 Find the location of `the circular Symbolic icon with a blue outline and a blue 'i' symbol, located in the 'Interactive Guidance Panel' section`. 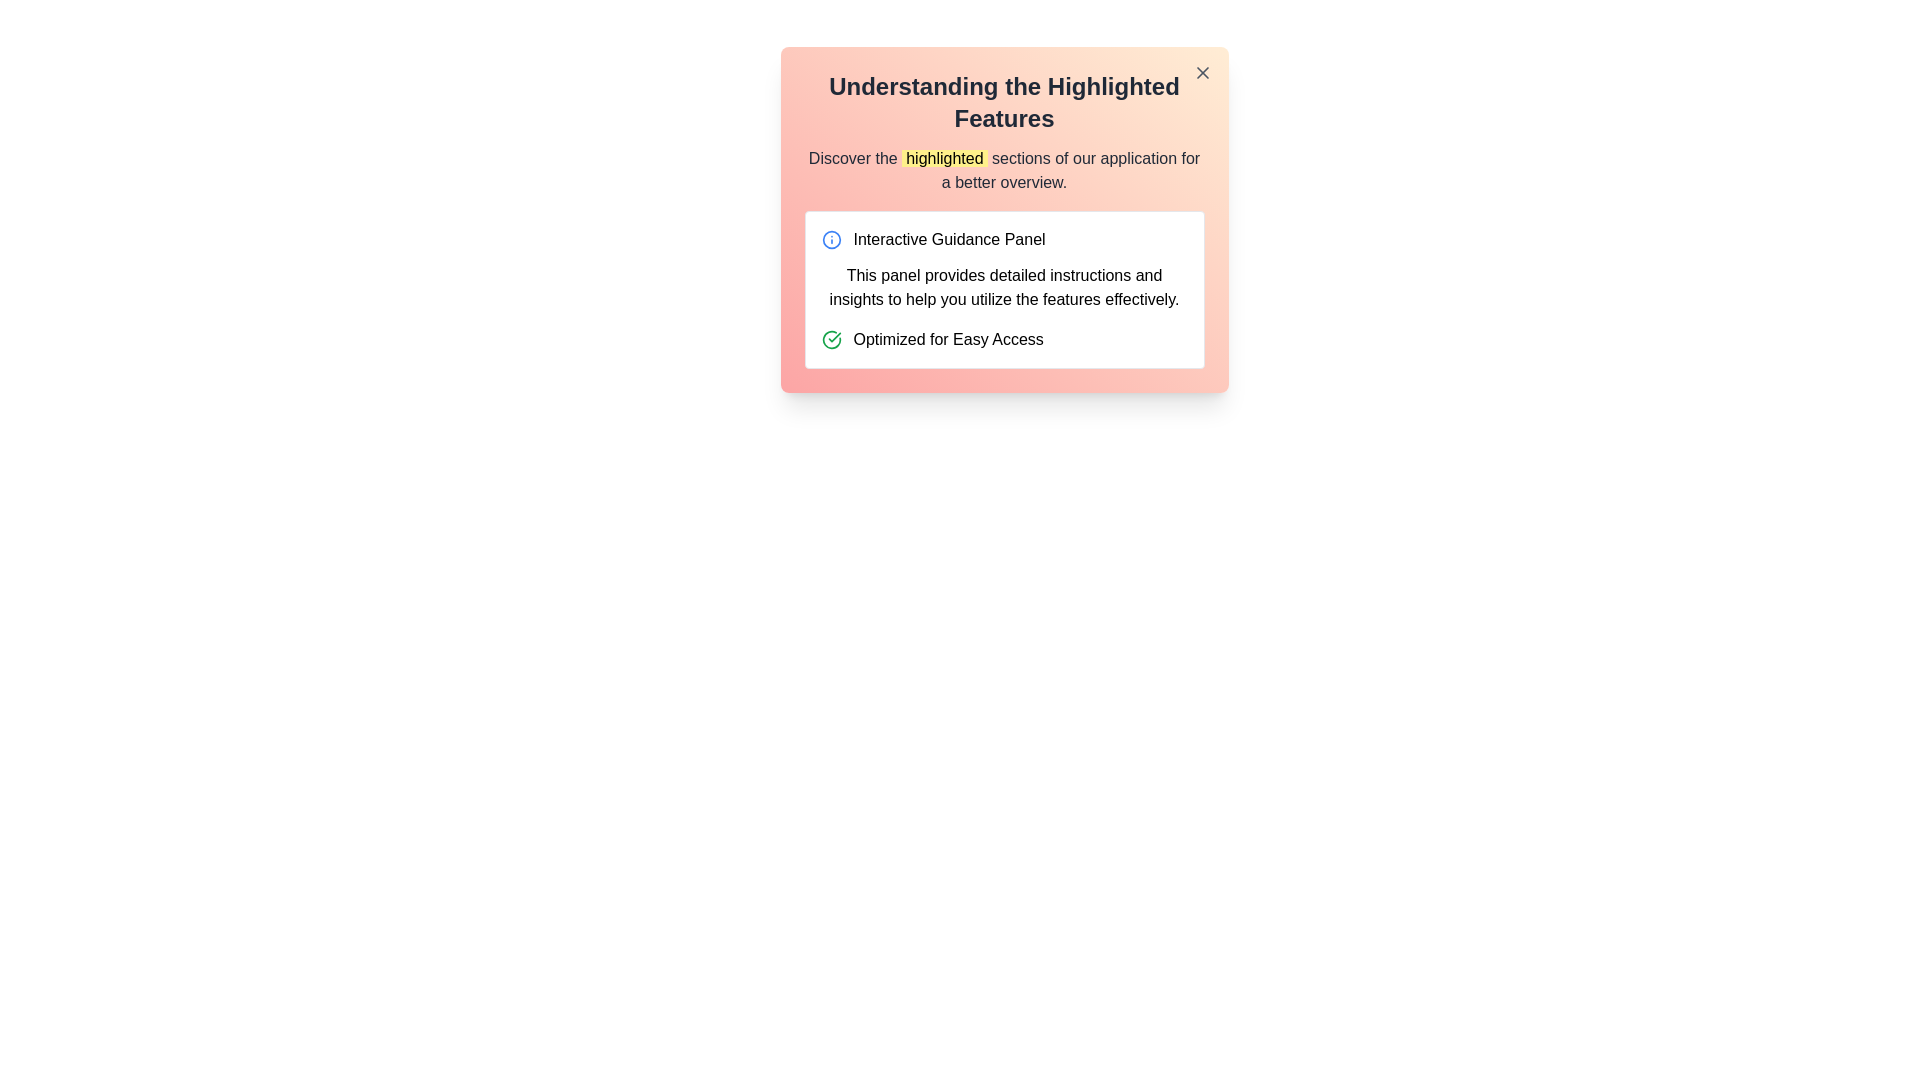

the circular Symbolic icon with a blue outline and a blue 'i' symbol, located in the 'Interactive Guidance Panel' section is located at coordinates (831, 238).